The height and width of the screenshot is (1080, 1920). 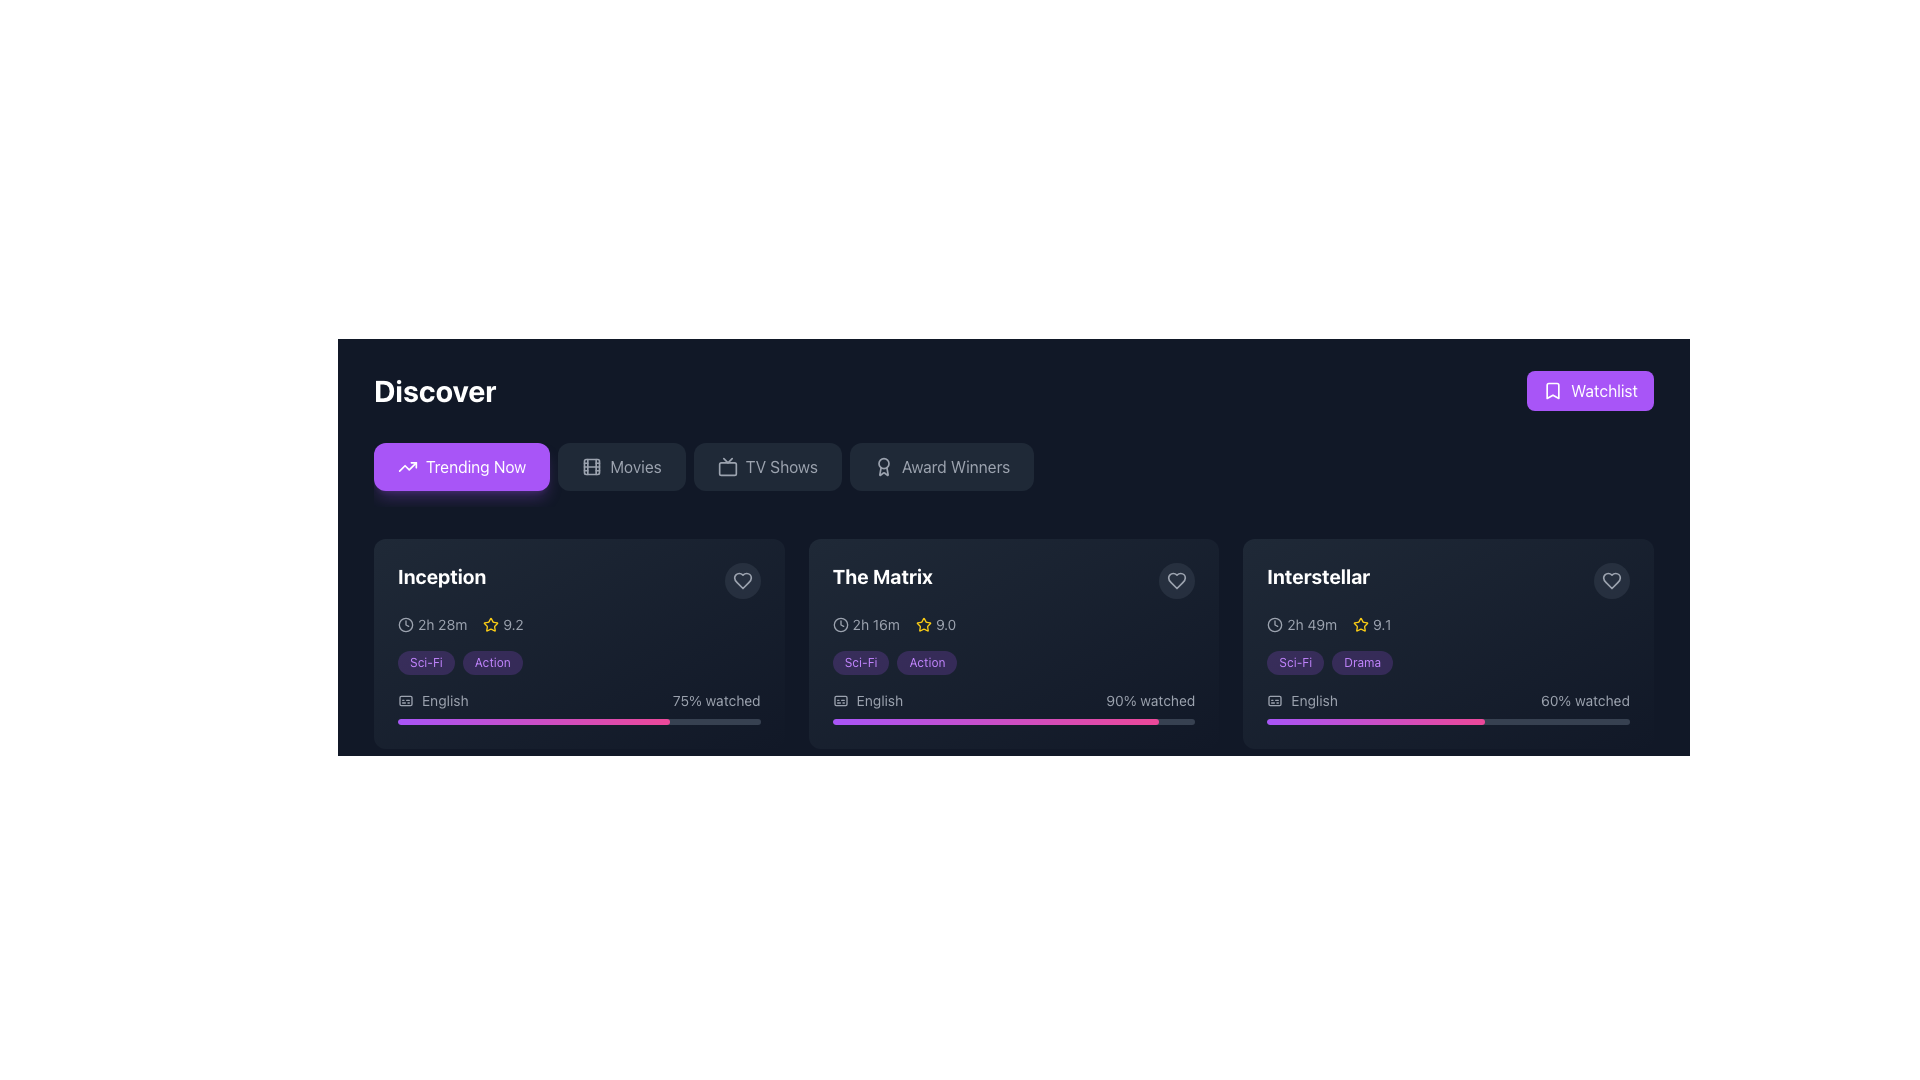 What do you see at coordinates (1589, 390) in the screenshot?
I see `the 'Watchlist' button located in the upper-right side of the interface, featuring a bright purple background and a white bookmark icon` at bounding box center [1589, 390].